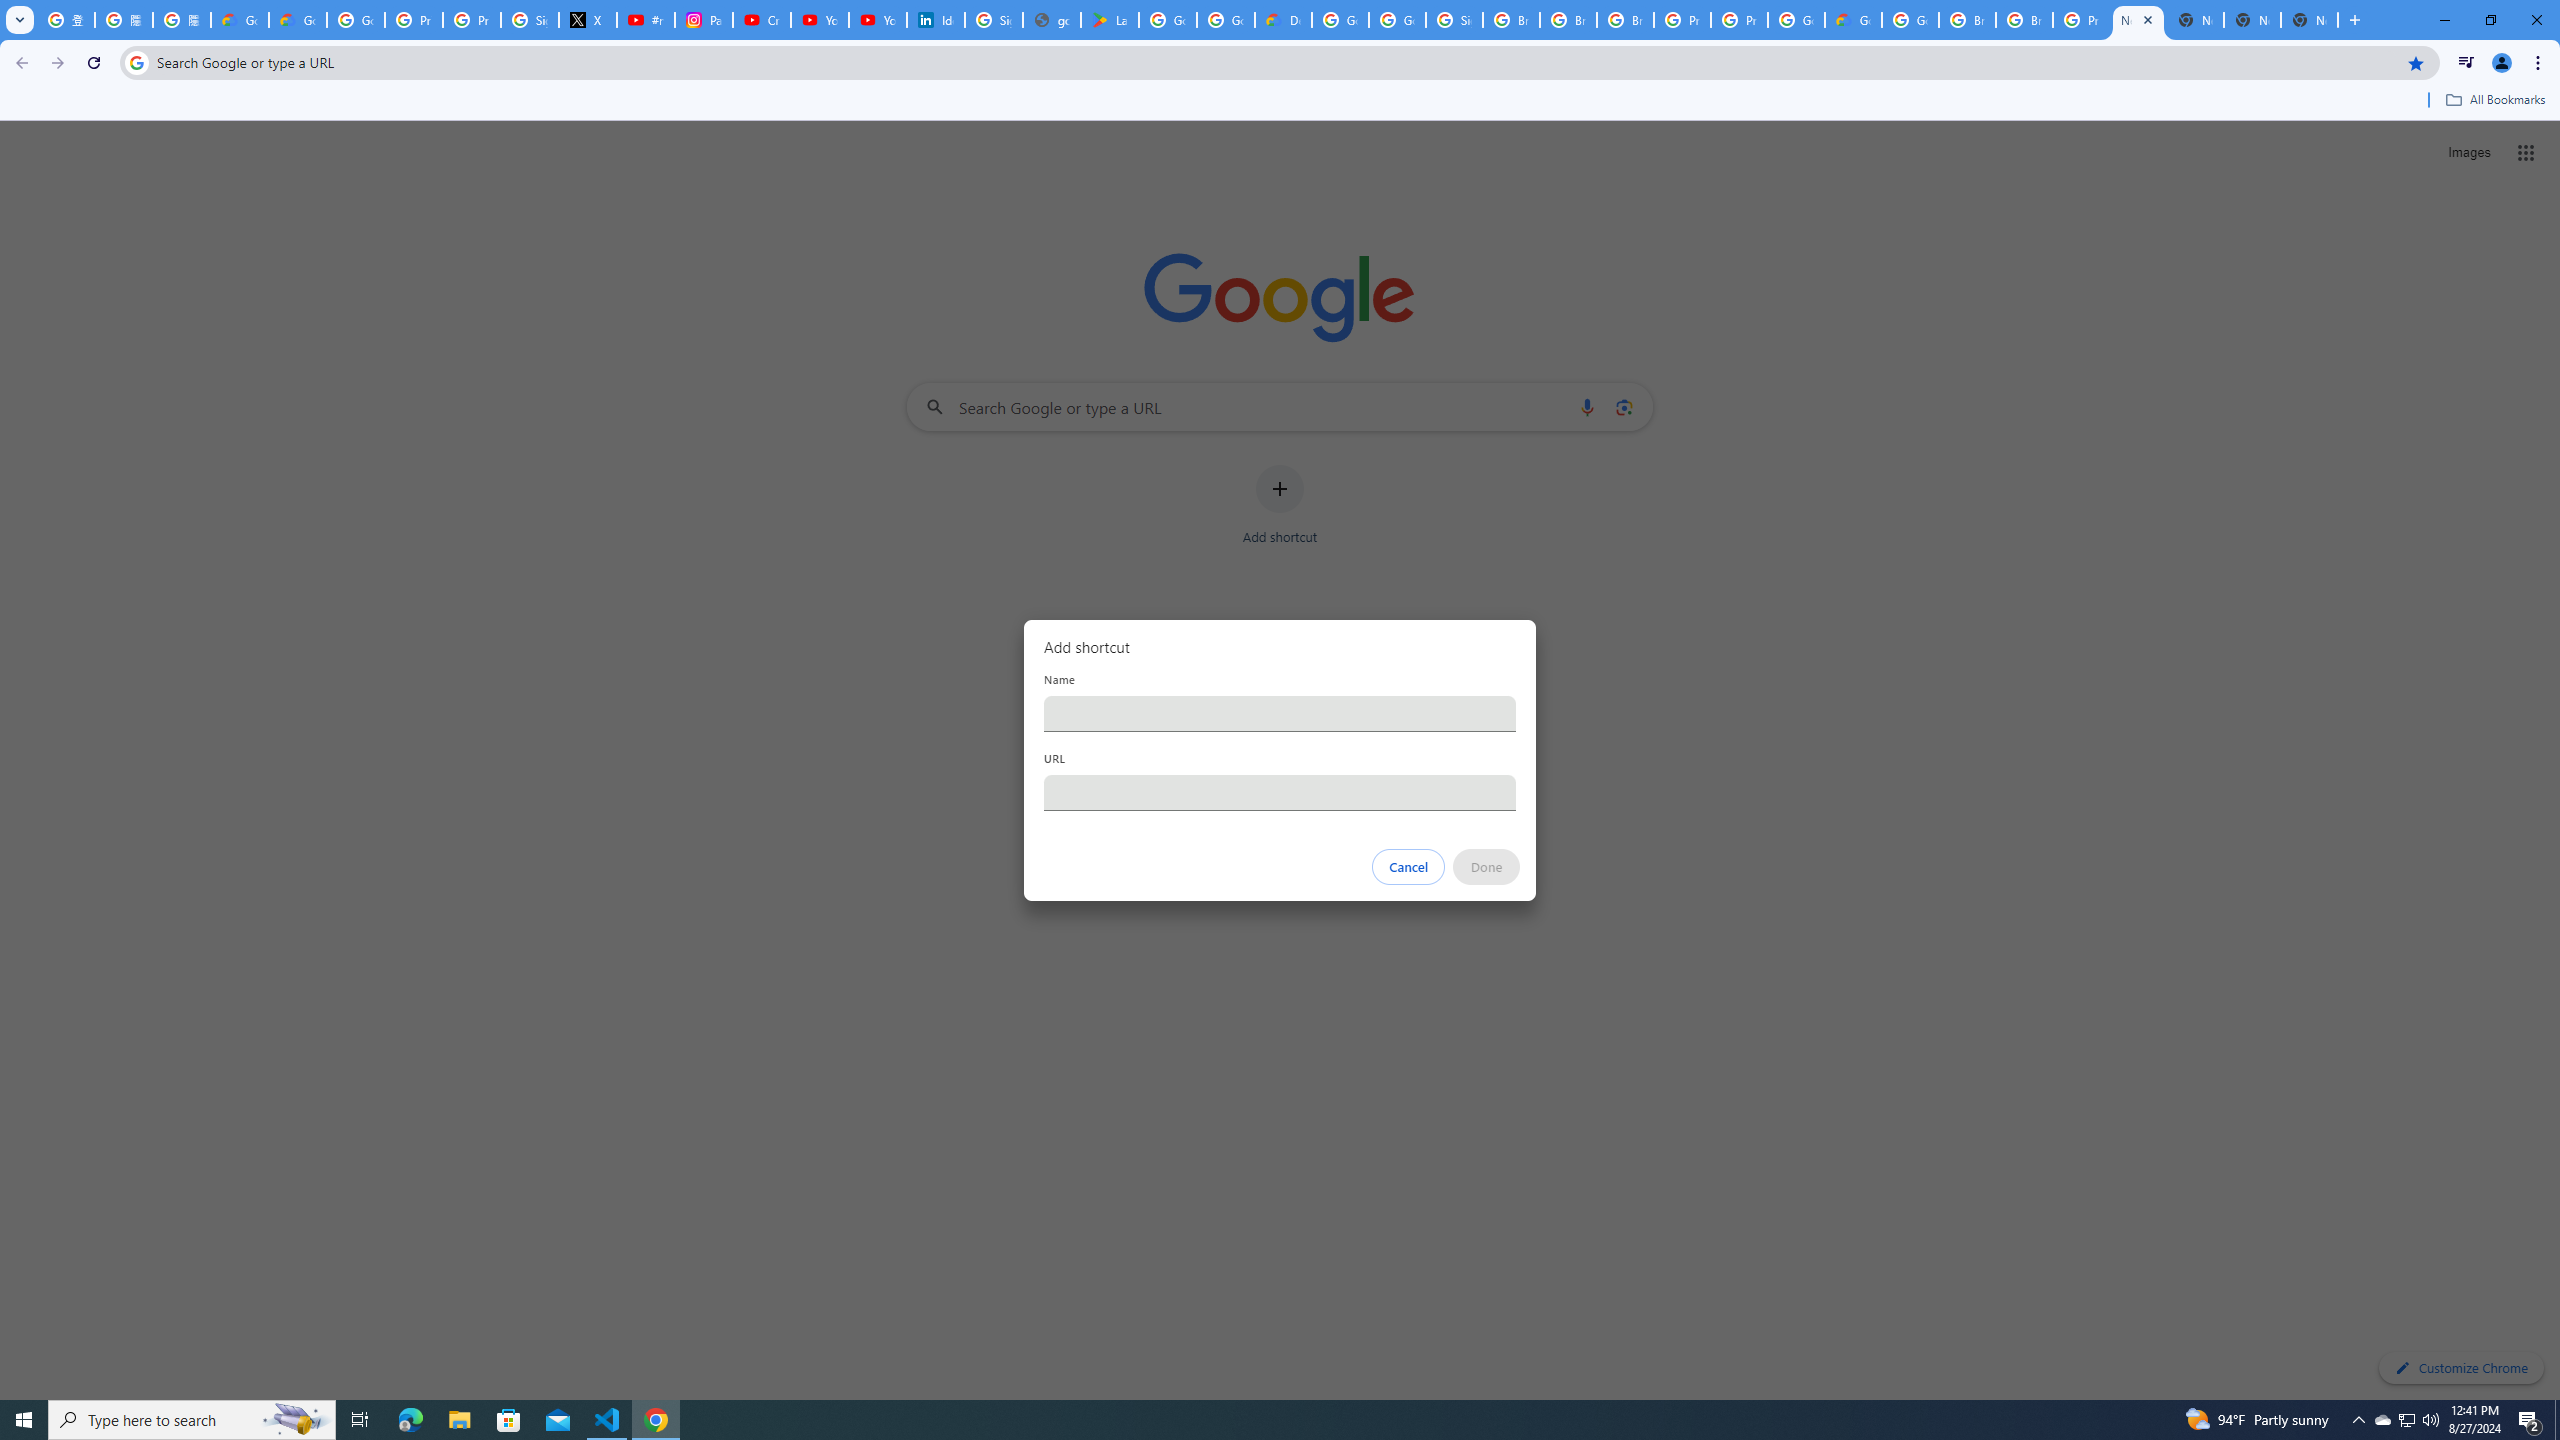 The height and width of the screenshot is (1440, 2560). What do you see at coordinates (240, 19) in the screenshot?
I see `'Google Cloud Privacy Notice'` at bounding box center [240, 19].